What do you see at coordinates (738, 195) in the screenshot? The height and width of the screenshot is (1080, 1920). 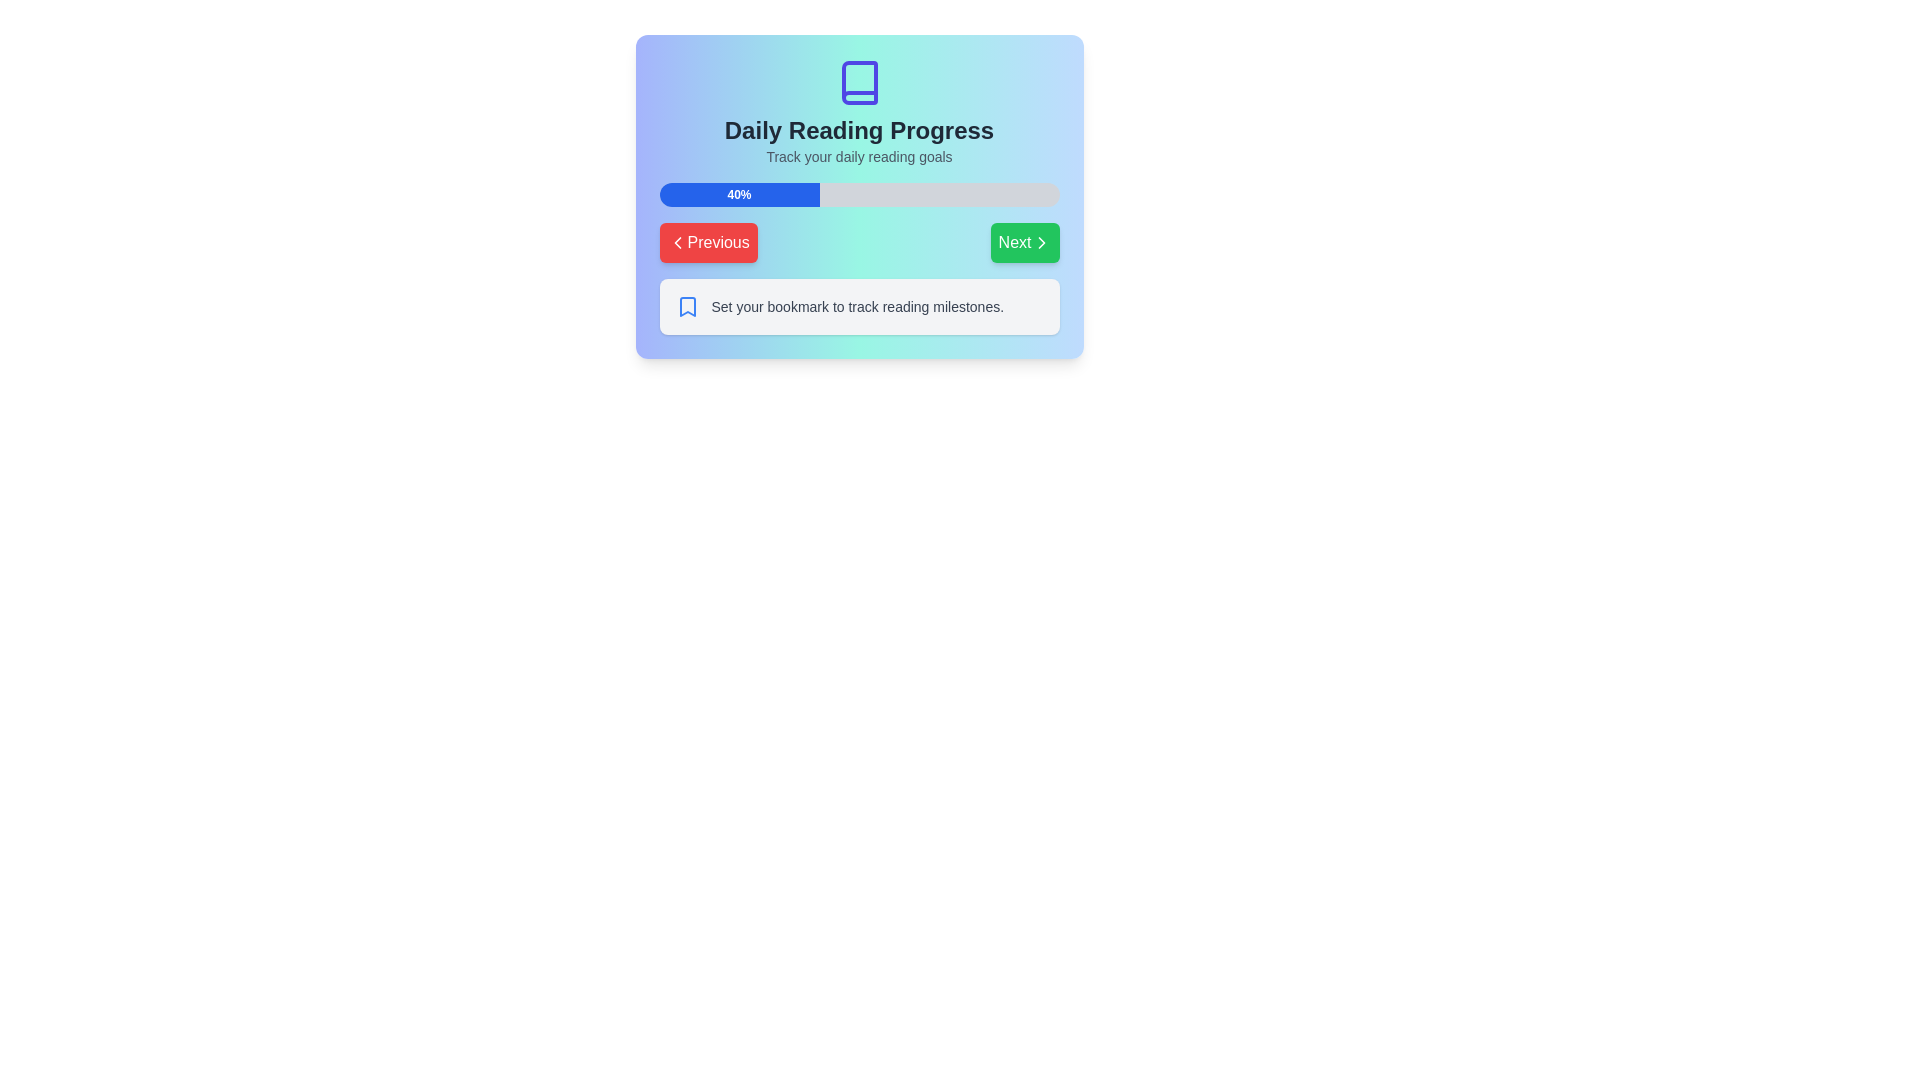 I see `the progress bar segment that visually represents 40% progress towards the goal, located below the 'Daily Reading Progress' title and above the 'Previous' and 'Next' buttons` at bounding box center [738, 195].